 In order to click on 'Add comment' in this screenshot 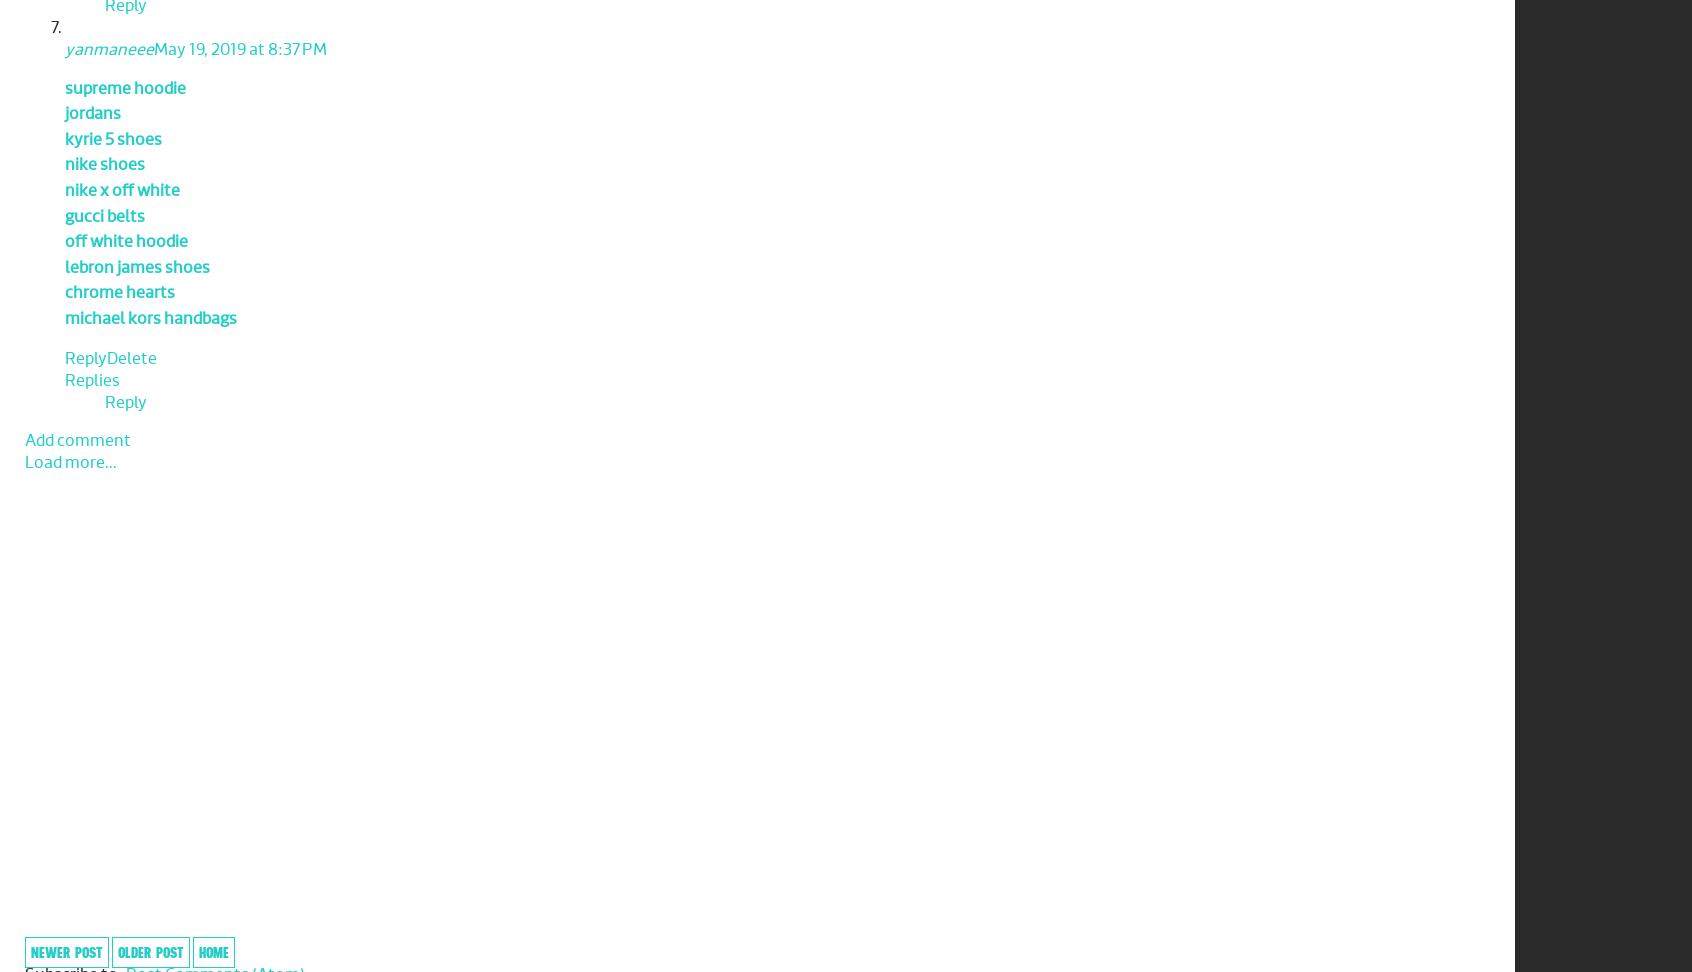, I will do `click(78, 439)`.